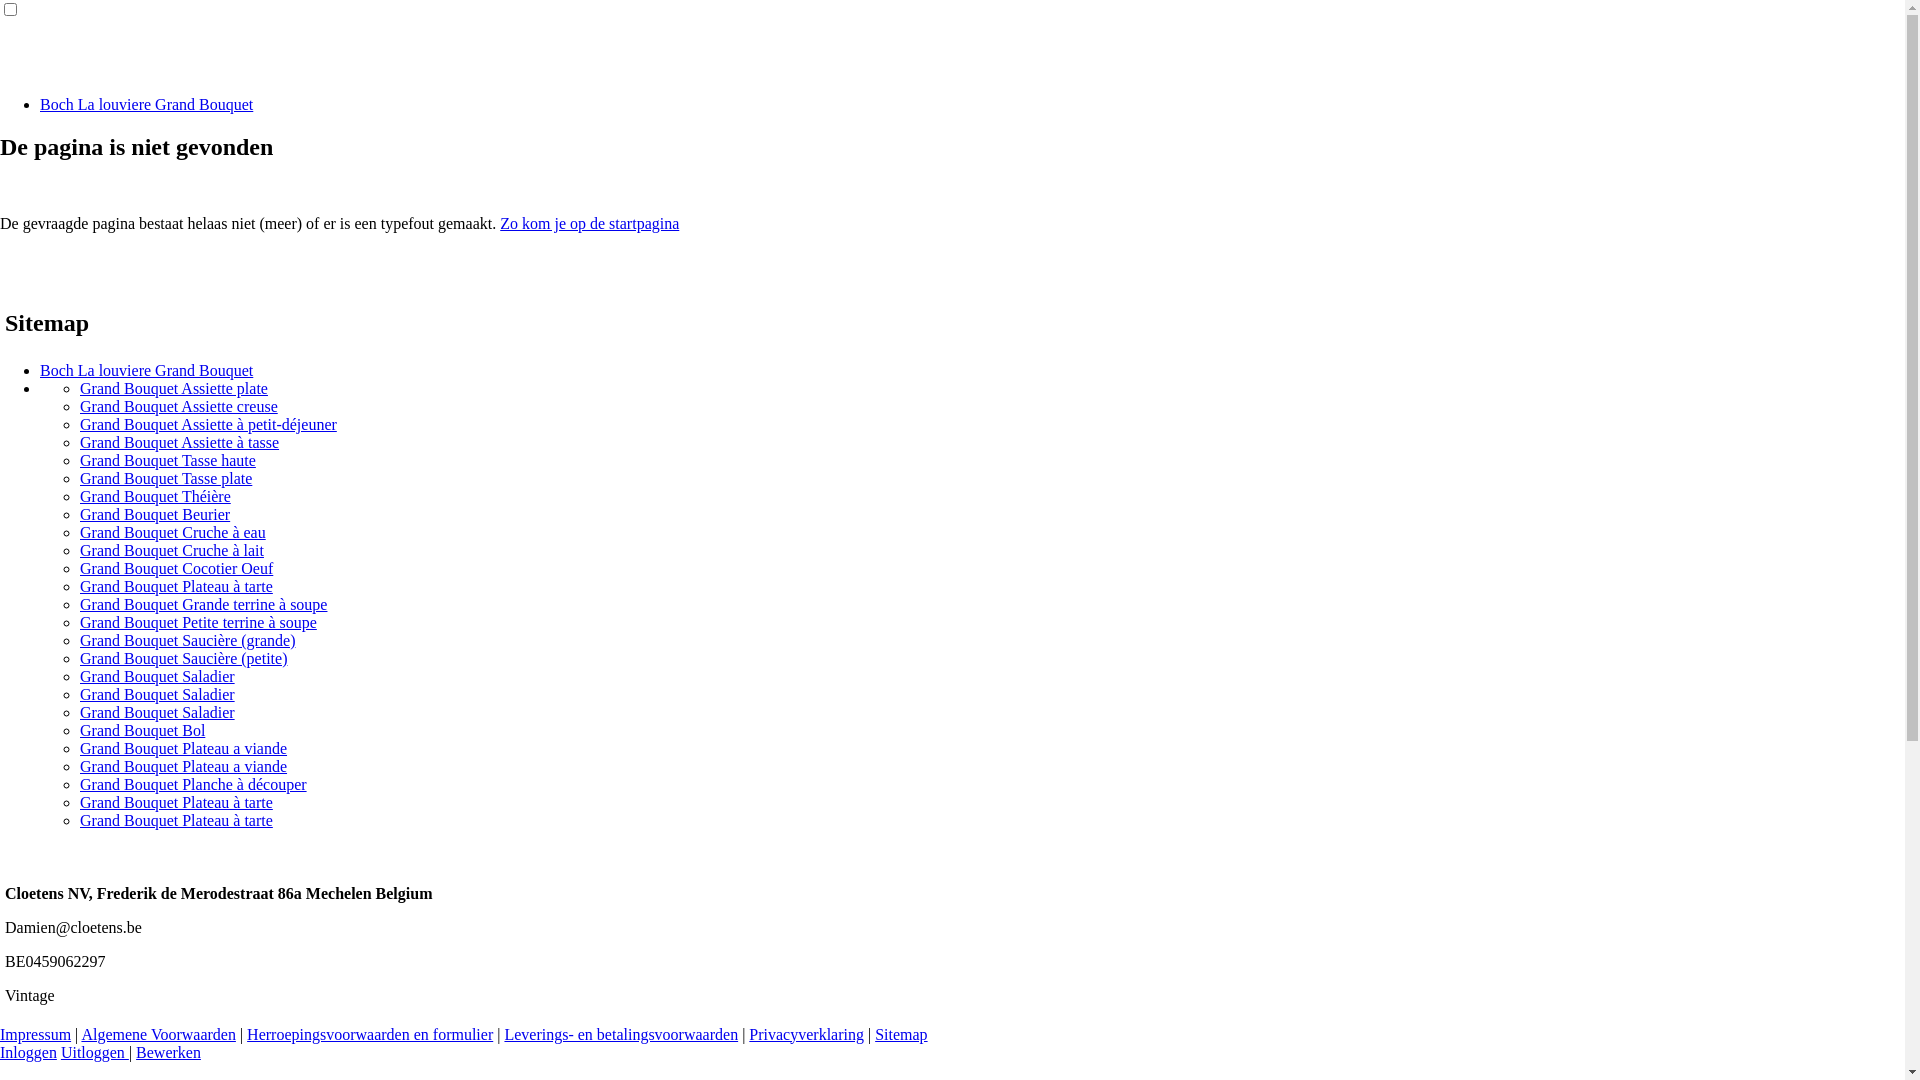  Describe the element at coordinates (176, 568) in the screenshot. I see `'Grand Bouquet Cocotier Oeuf'` at that location.